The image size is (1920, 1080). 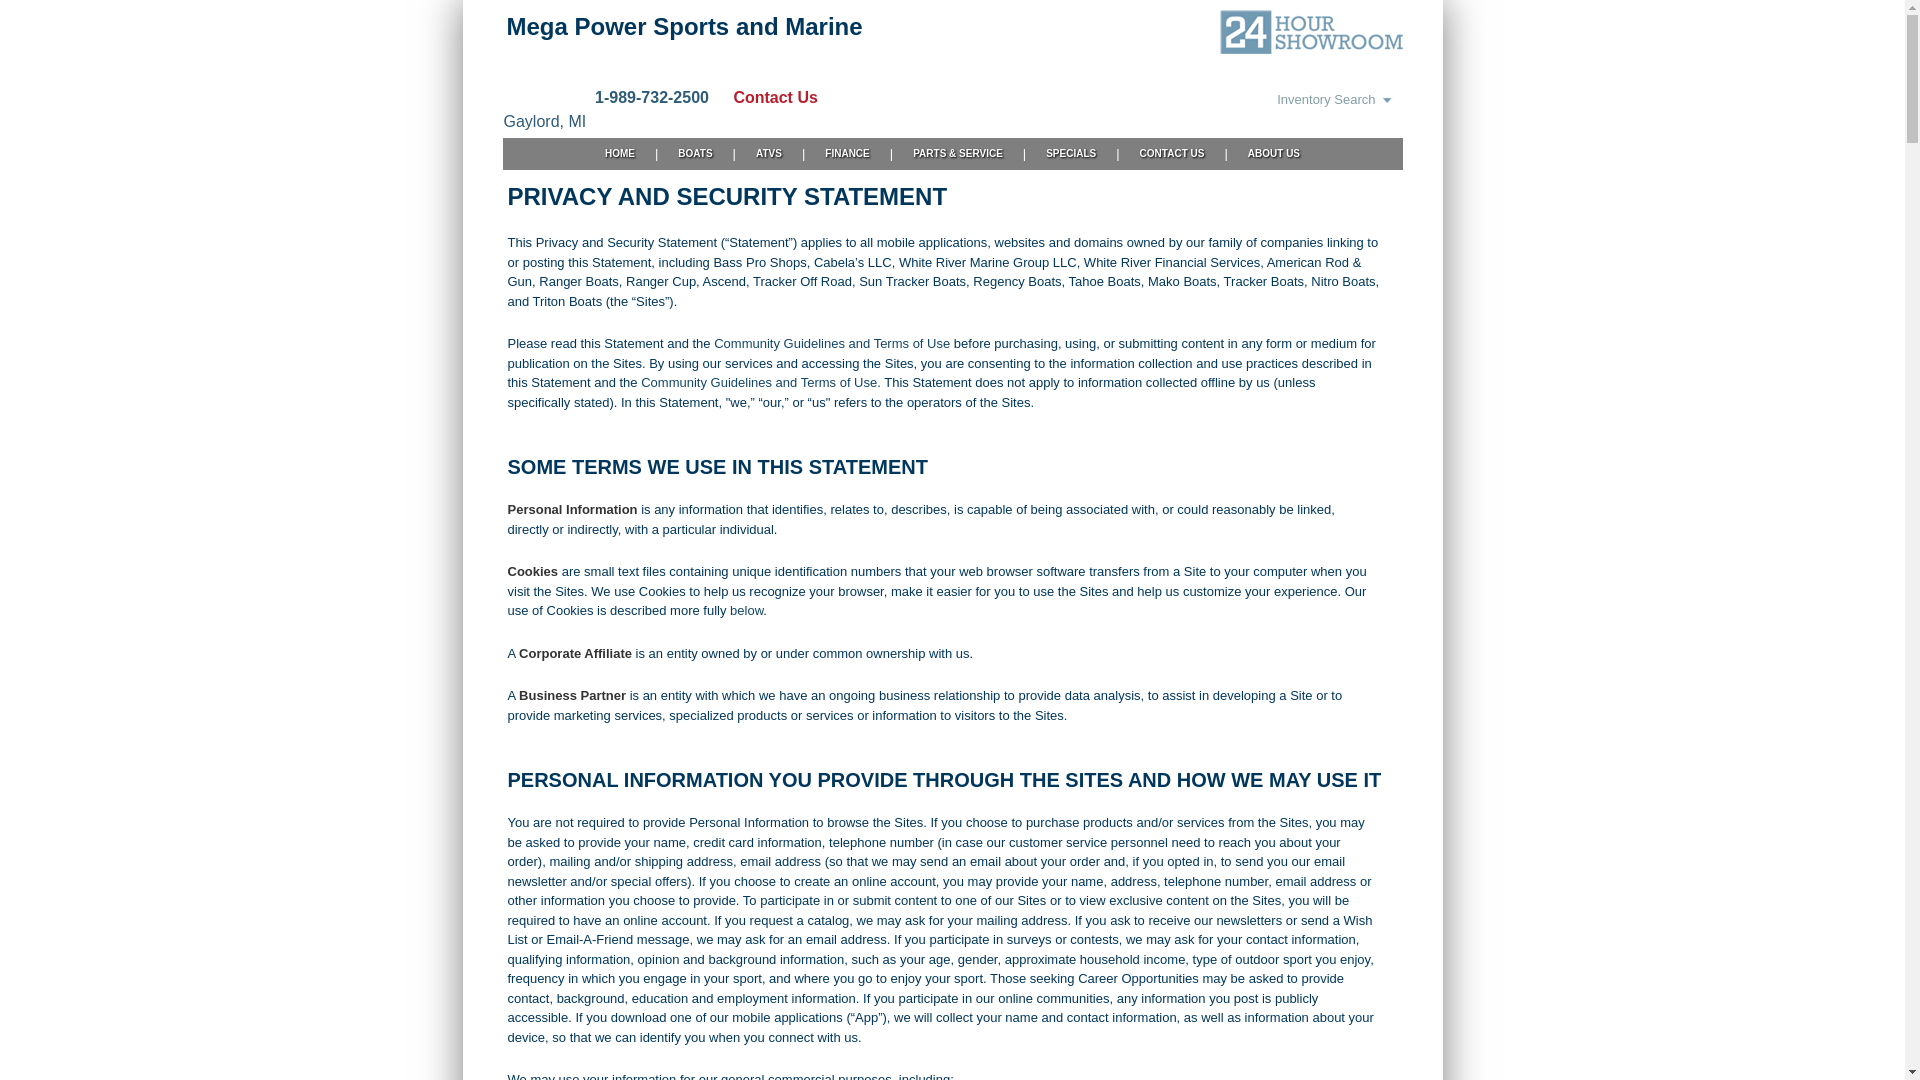 I want to click on 'ATVS', so click(x=767, y=153).